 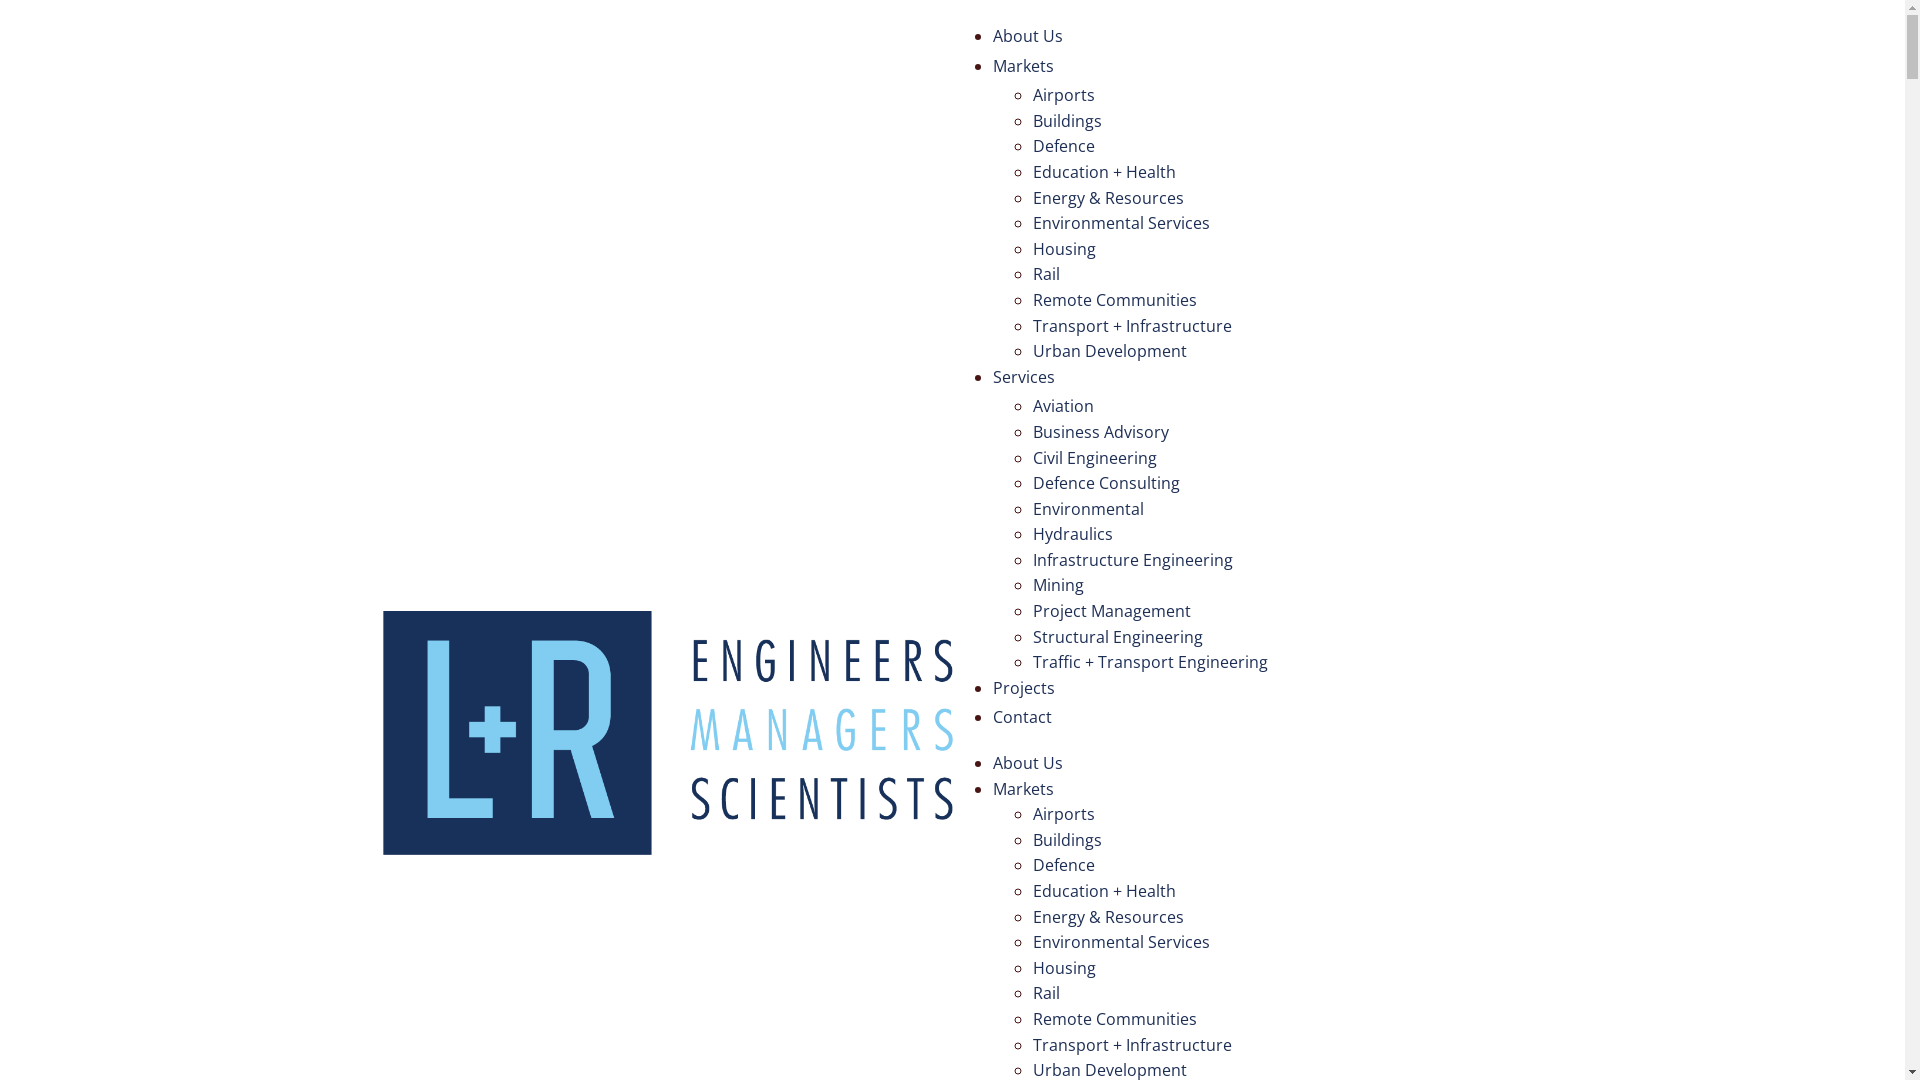 I want to click on 'Traffic + Transport Engineering', so click(x=1149, y=662).